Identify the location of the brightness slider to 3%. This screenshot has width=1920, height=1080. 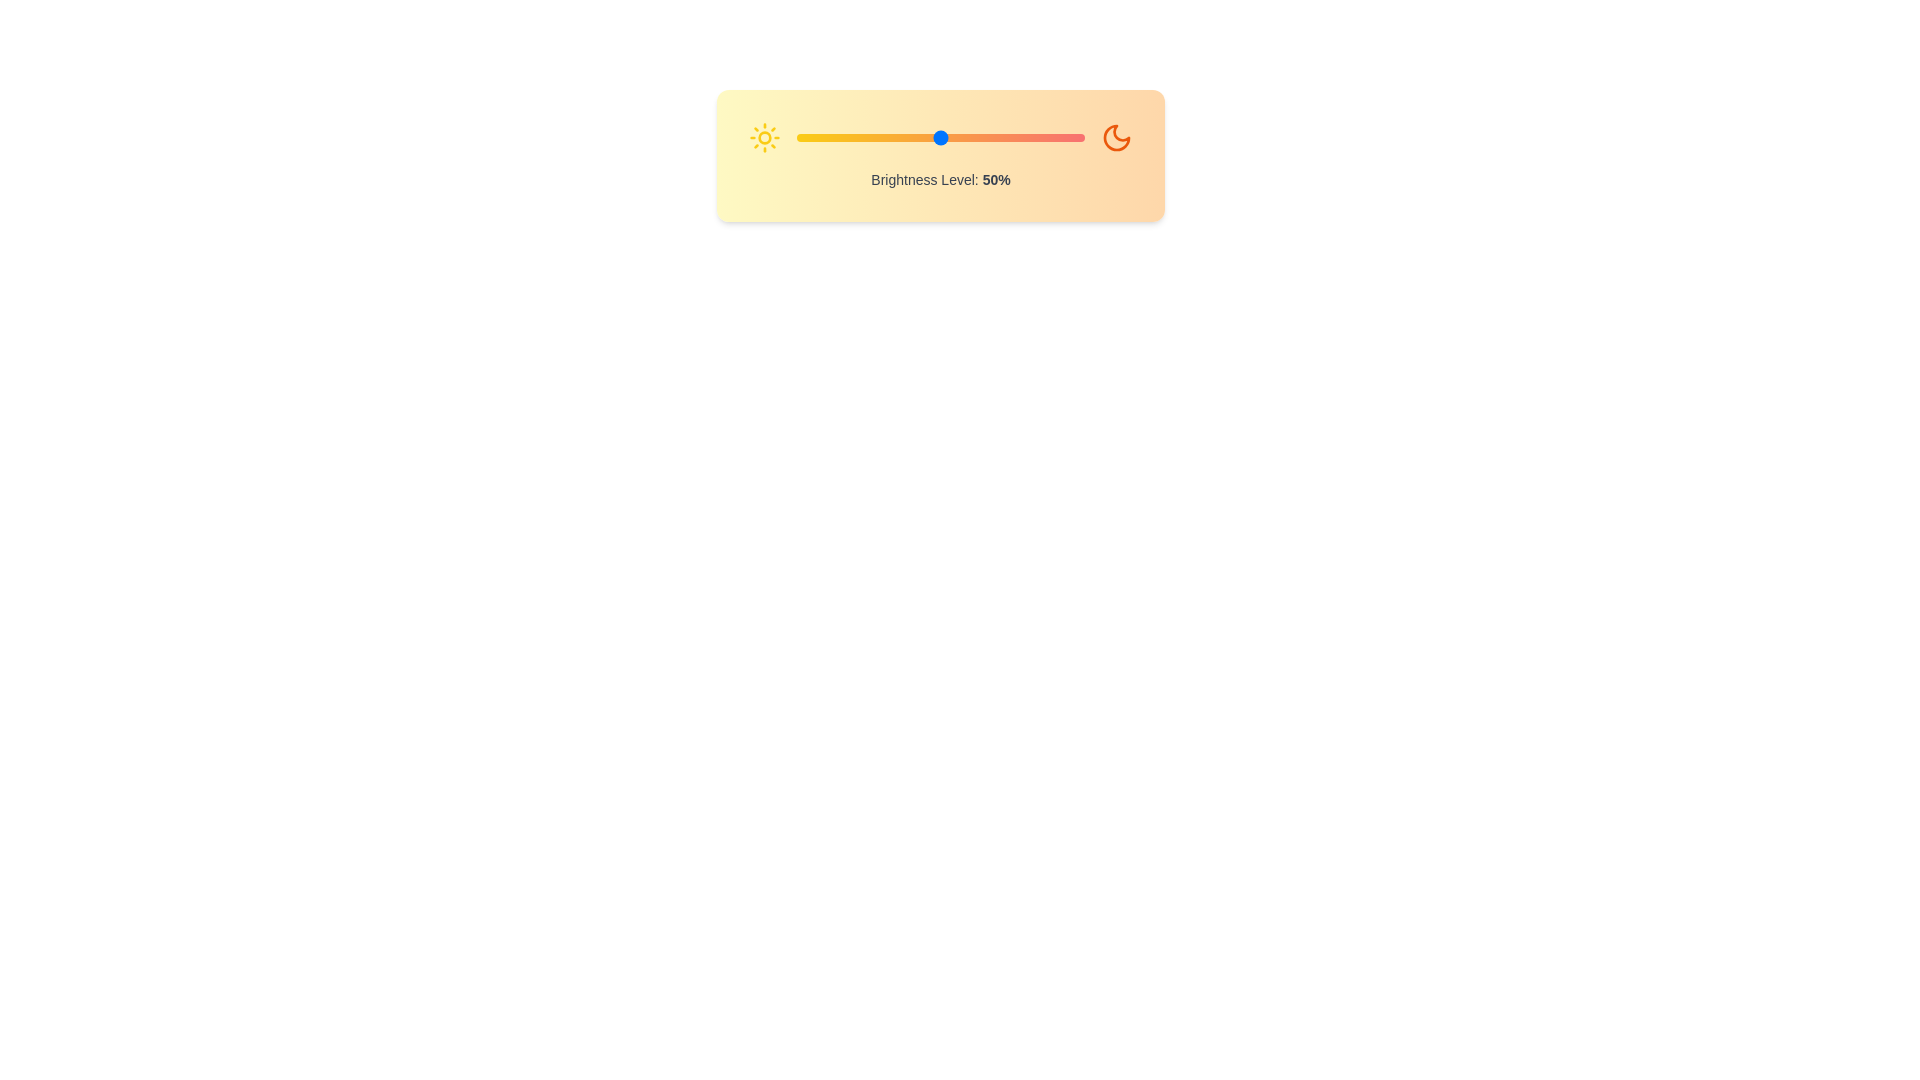
(805, 137).